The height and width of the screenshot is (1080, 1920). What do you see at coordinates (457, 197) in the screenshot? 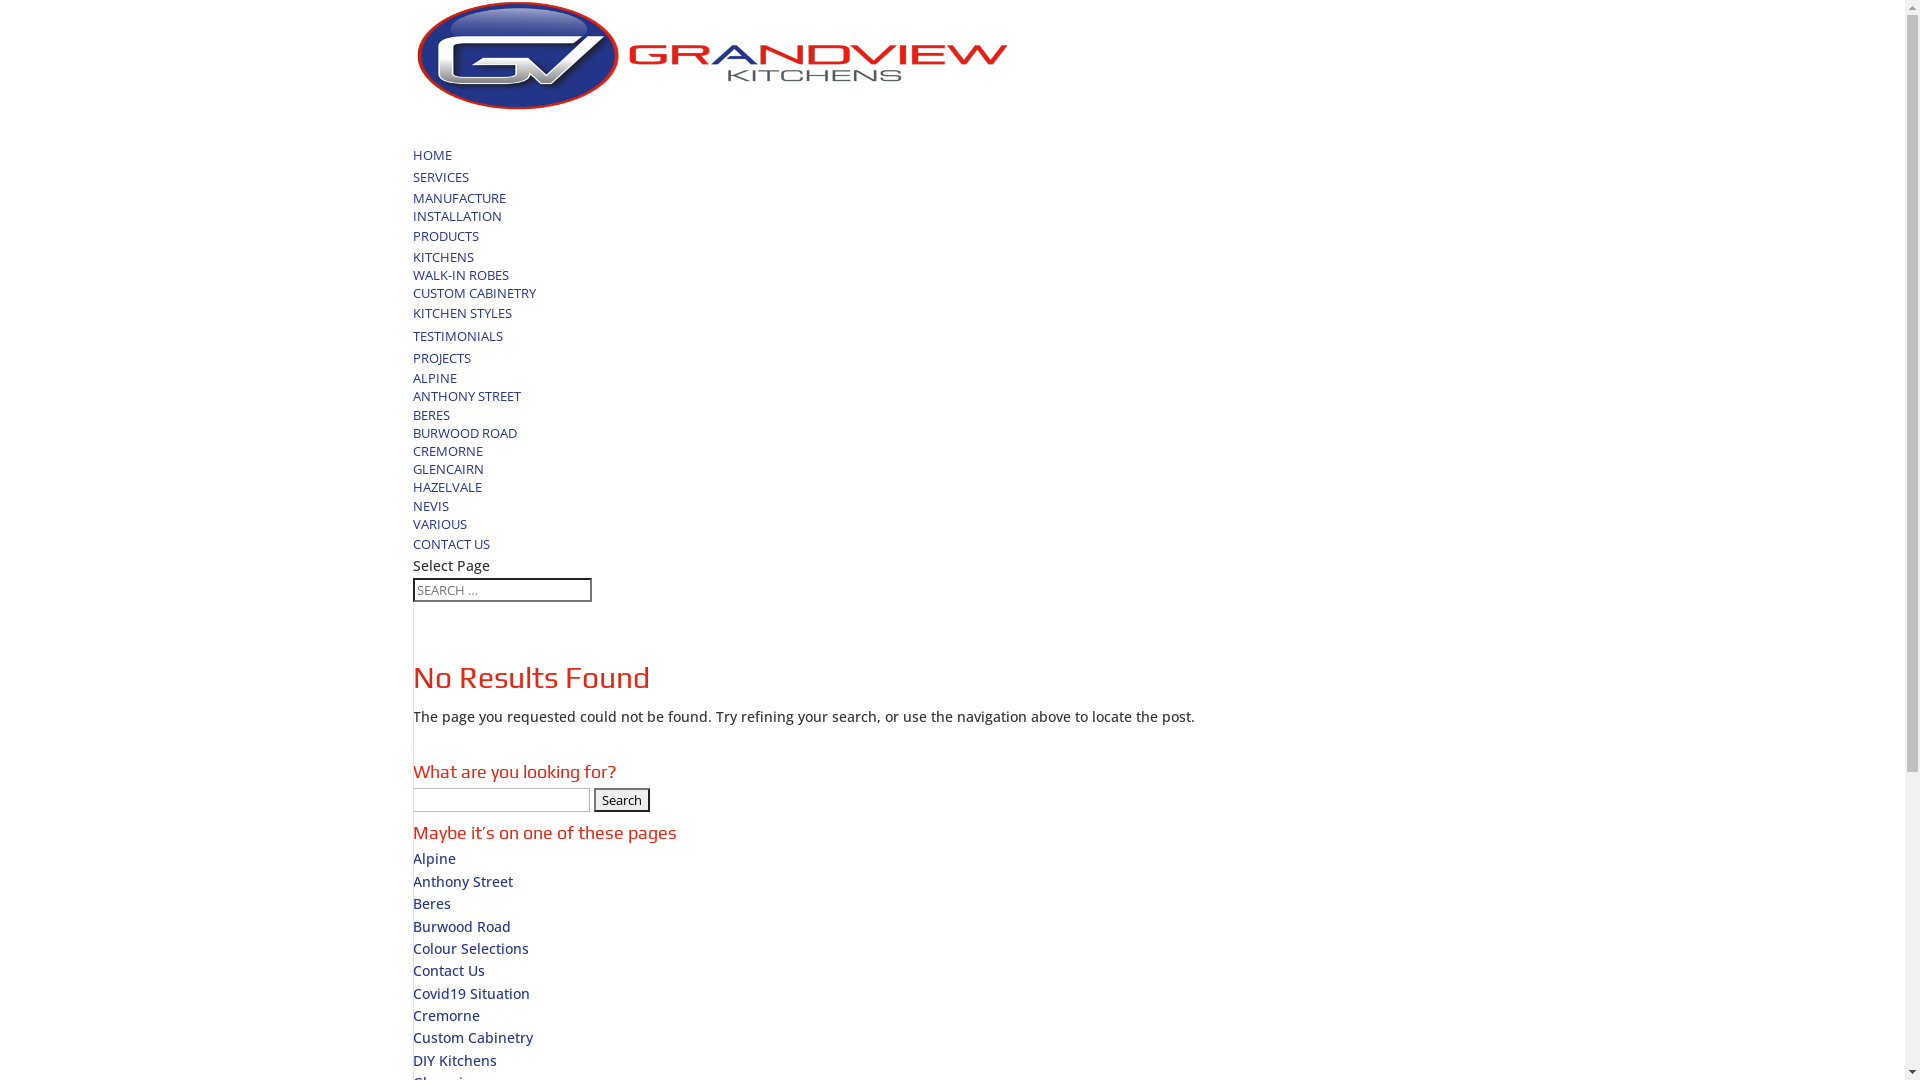
I see `'MANUFACTURE'` at bounding box center [457, 197].